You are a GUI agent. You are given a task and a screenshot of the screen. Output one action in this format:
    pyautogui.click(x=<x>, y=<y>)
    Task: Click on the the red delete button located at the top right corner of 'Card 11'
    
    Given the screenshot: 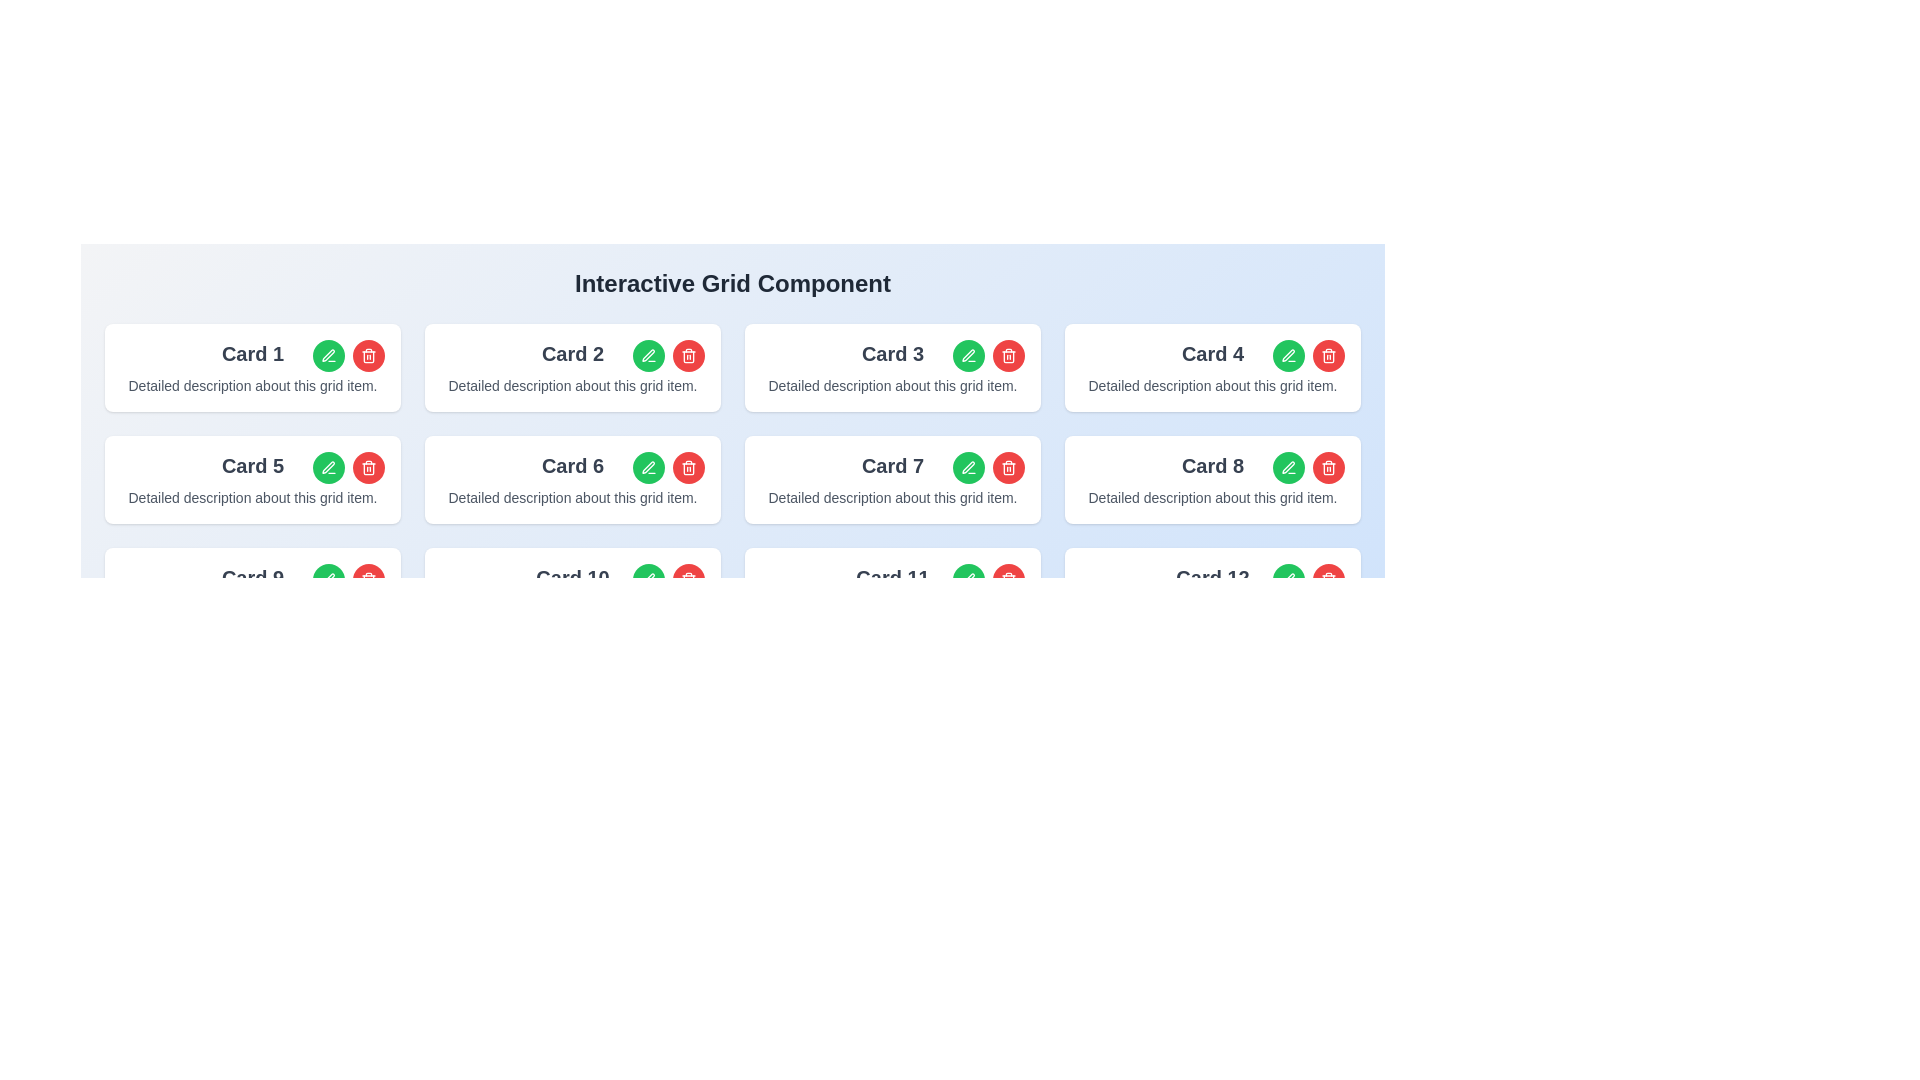 What is the action you would take?
    pyautogui.click(x=1008, y=579)
    